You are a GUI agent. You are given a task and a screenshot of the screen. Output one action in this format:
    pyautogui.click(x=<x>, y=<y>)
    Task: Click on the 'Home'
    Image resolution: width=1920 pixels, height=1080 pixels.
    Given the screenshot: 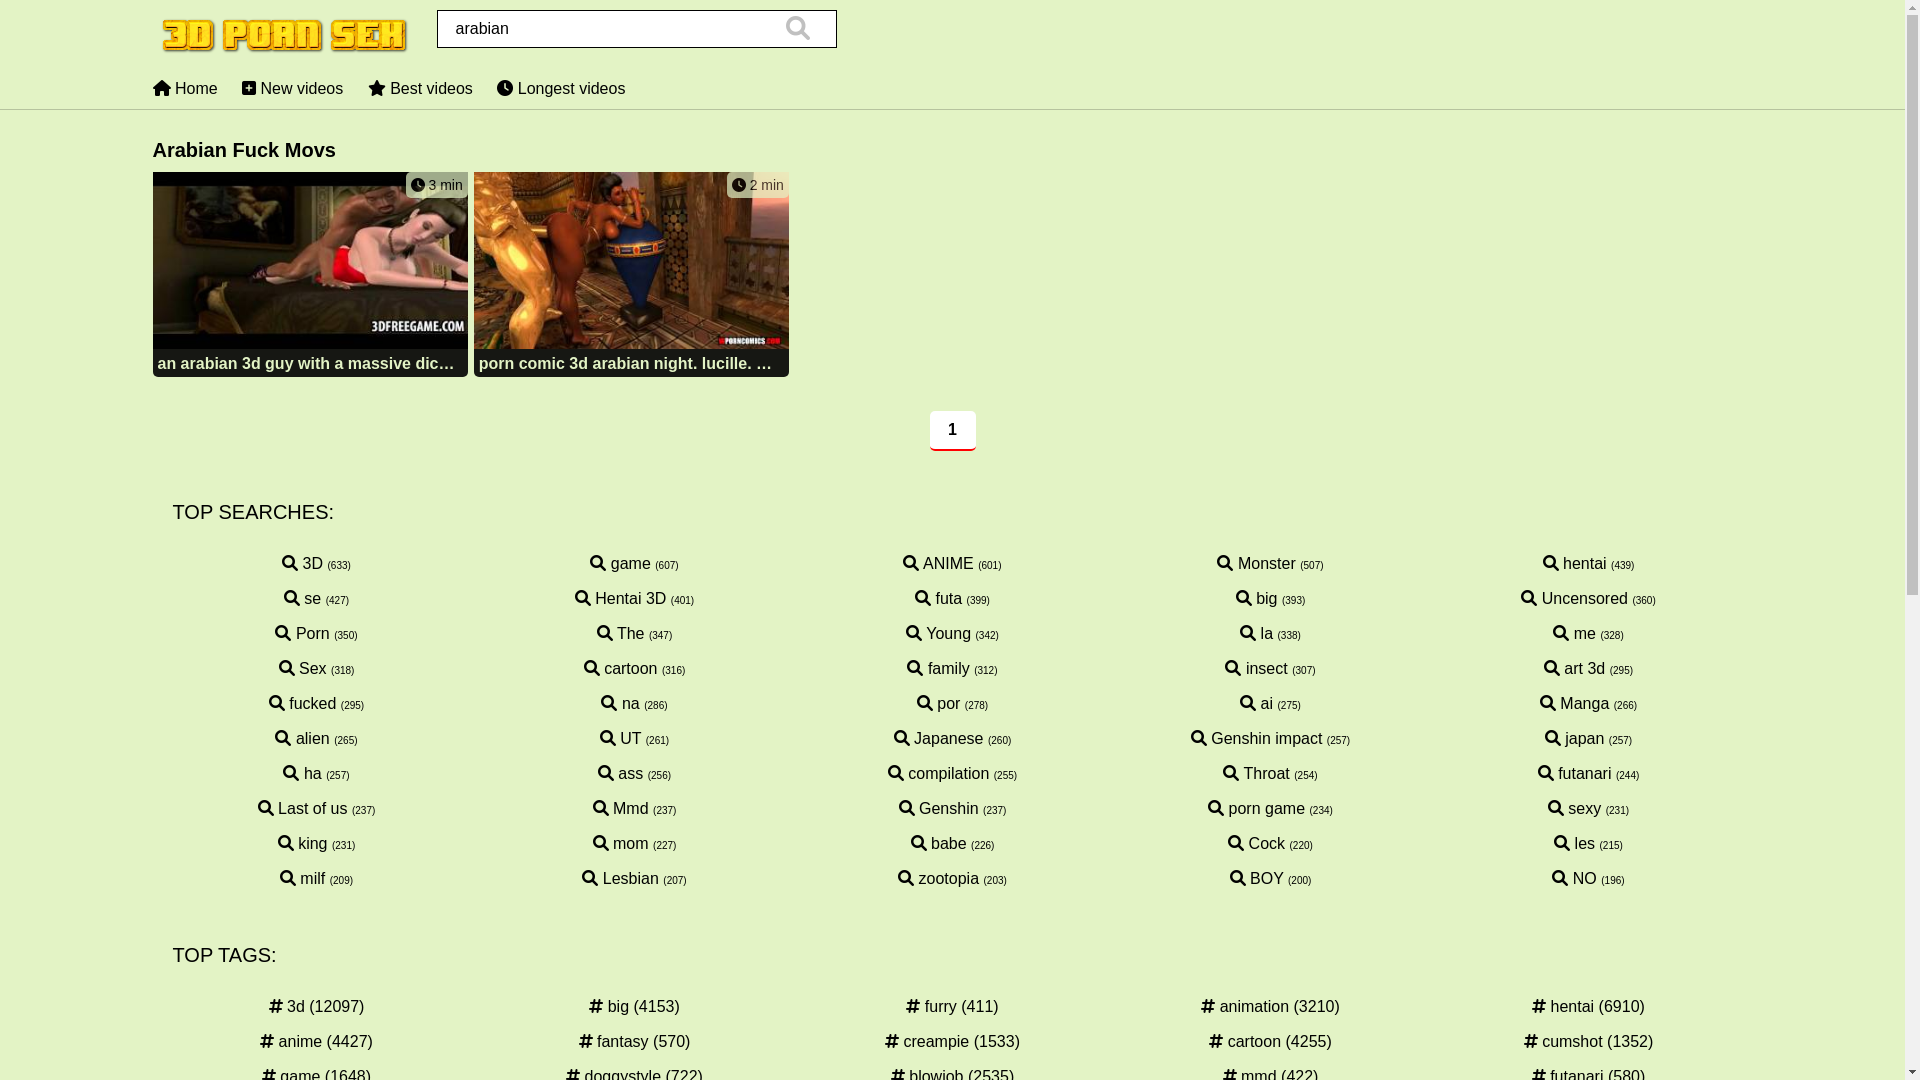 What is the action you would take?
    pyautogui.click(x=151, y=87)
    